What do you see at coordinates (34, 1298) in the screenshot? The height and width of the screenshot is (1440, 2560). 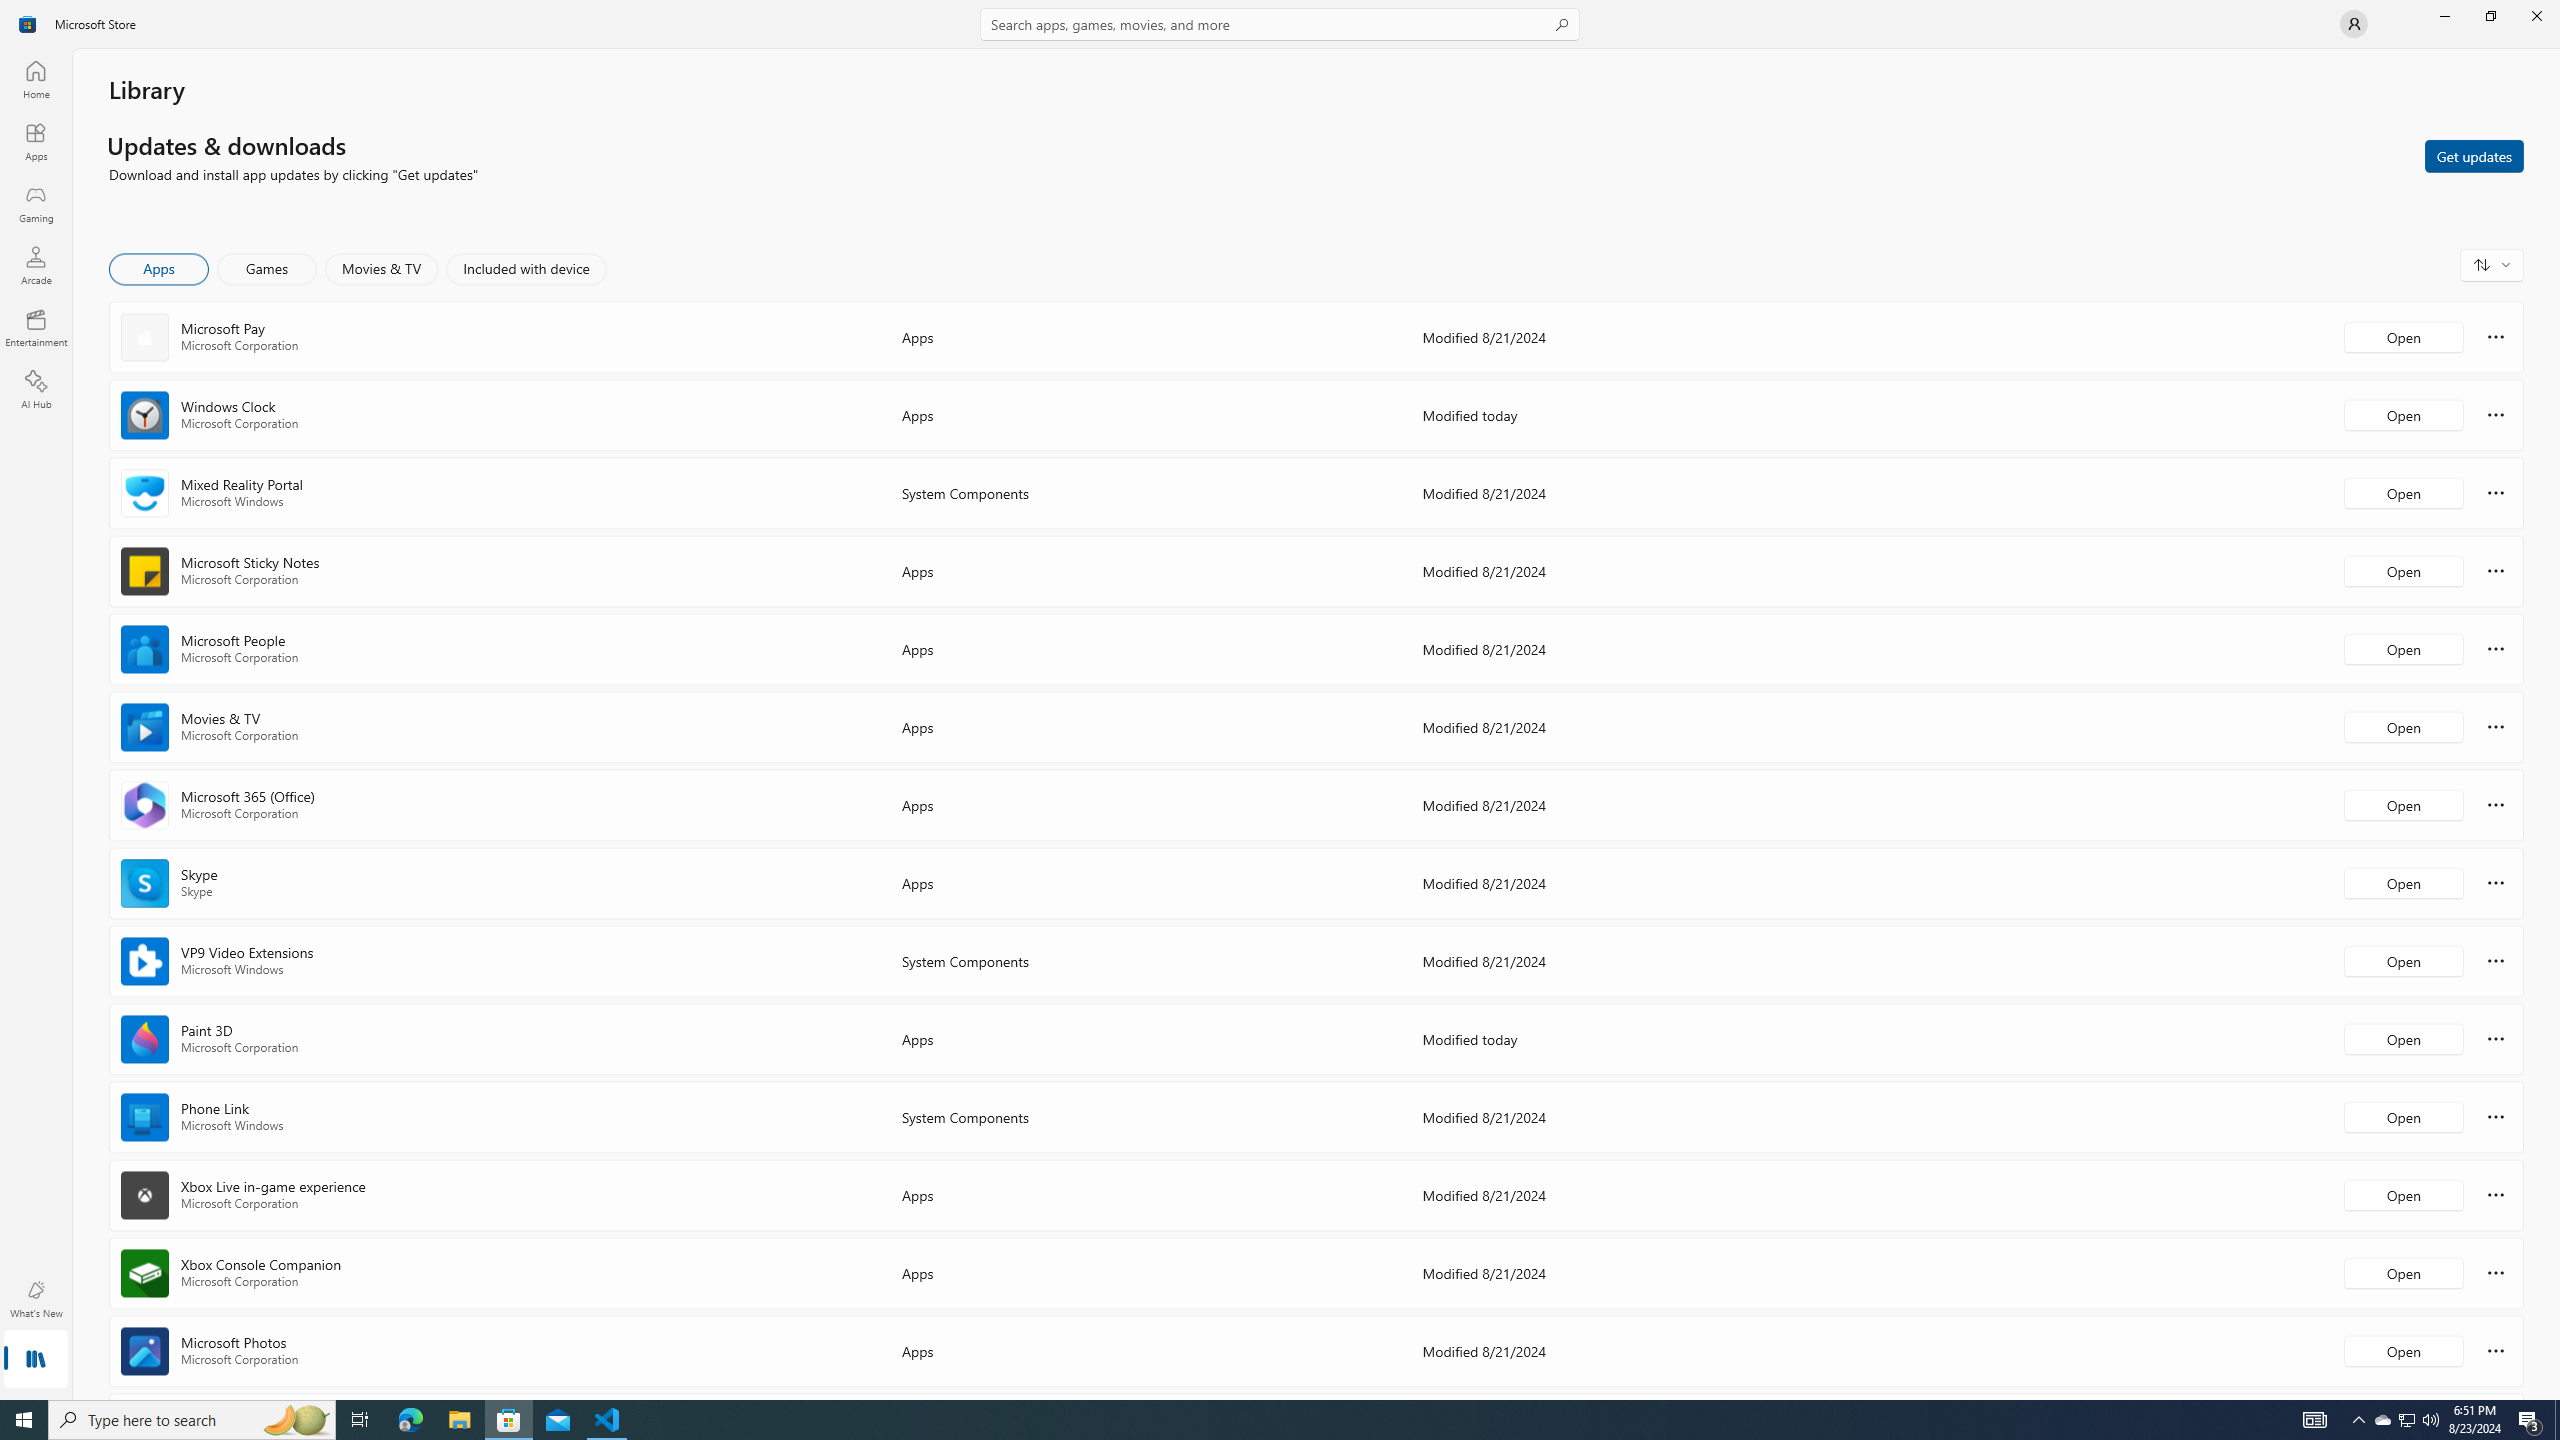 I see `'What'` at bounding box center [34, 1298].